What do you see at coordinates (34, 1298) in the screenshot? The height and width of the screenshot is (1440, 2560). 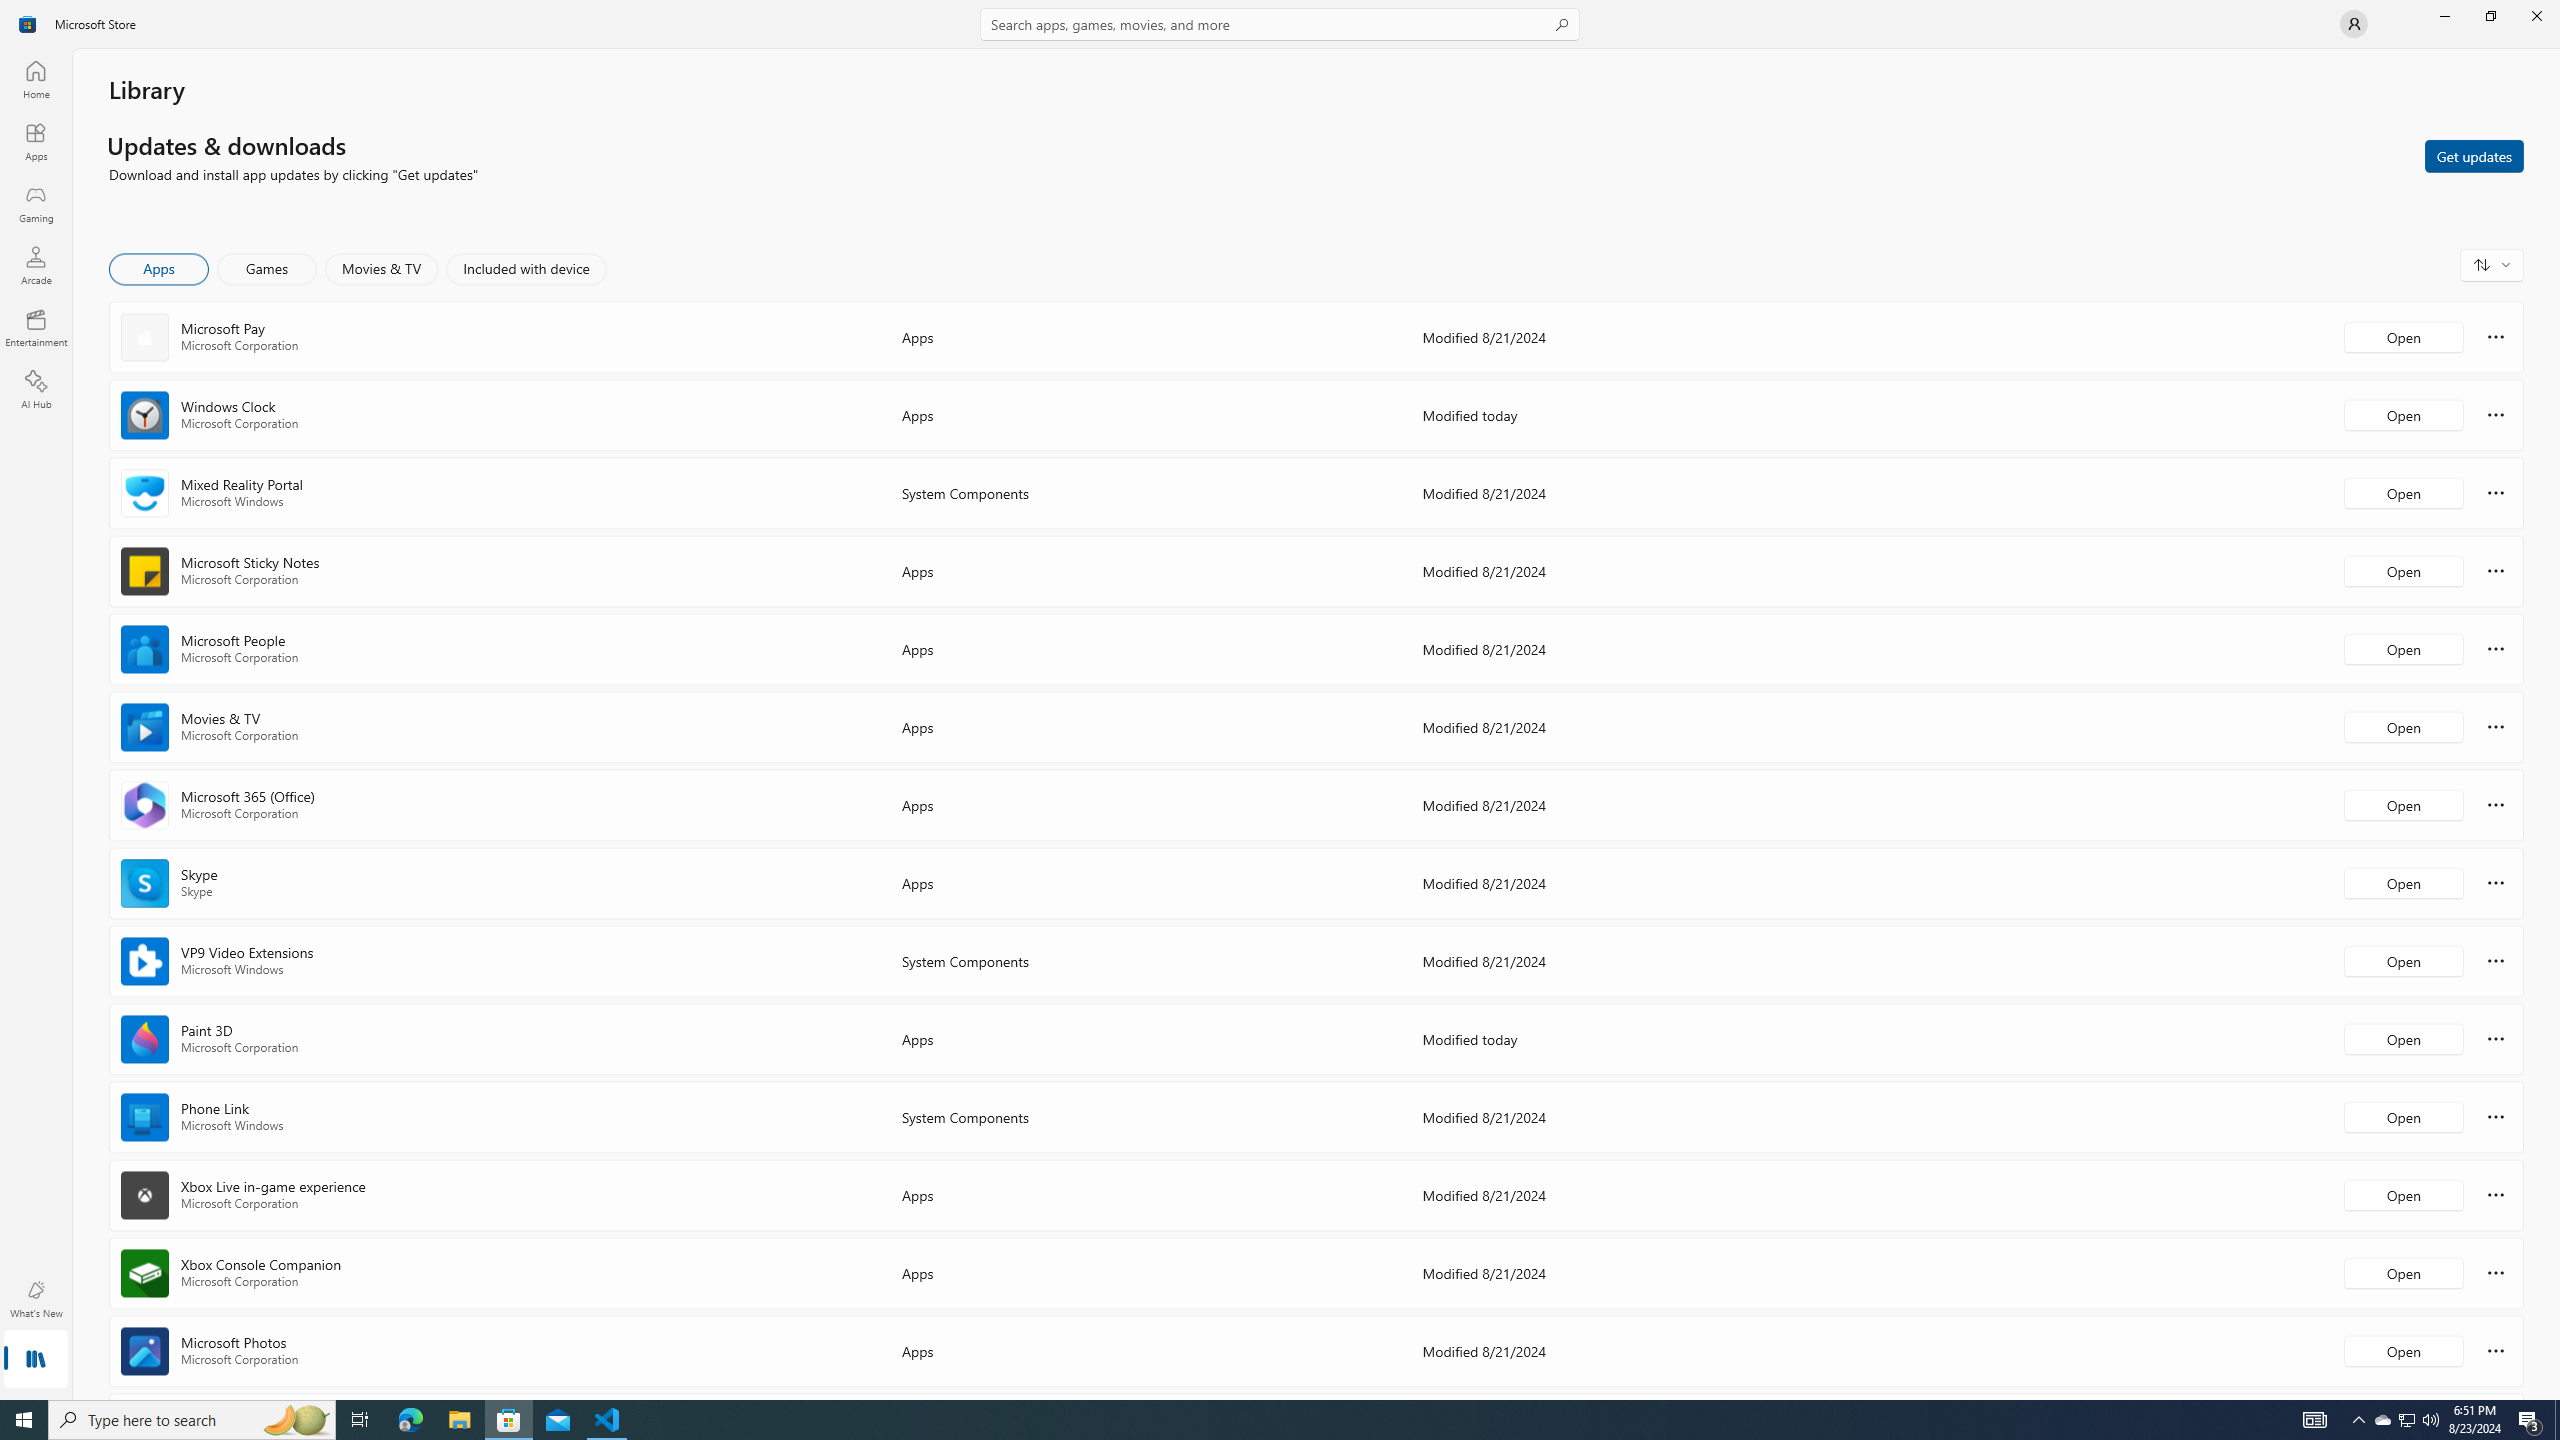 I see `'What'` at bounding box center [34, 1298].